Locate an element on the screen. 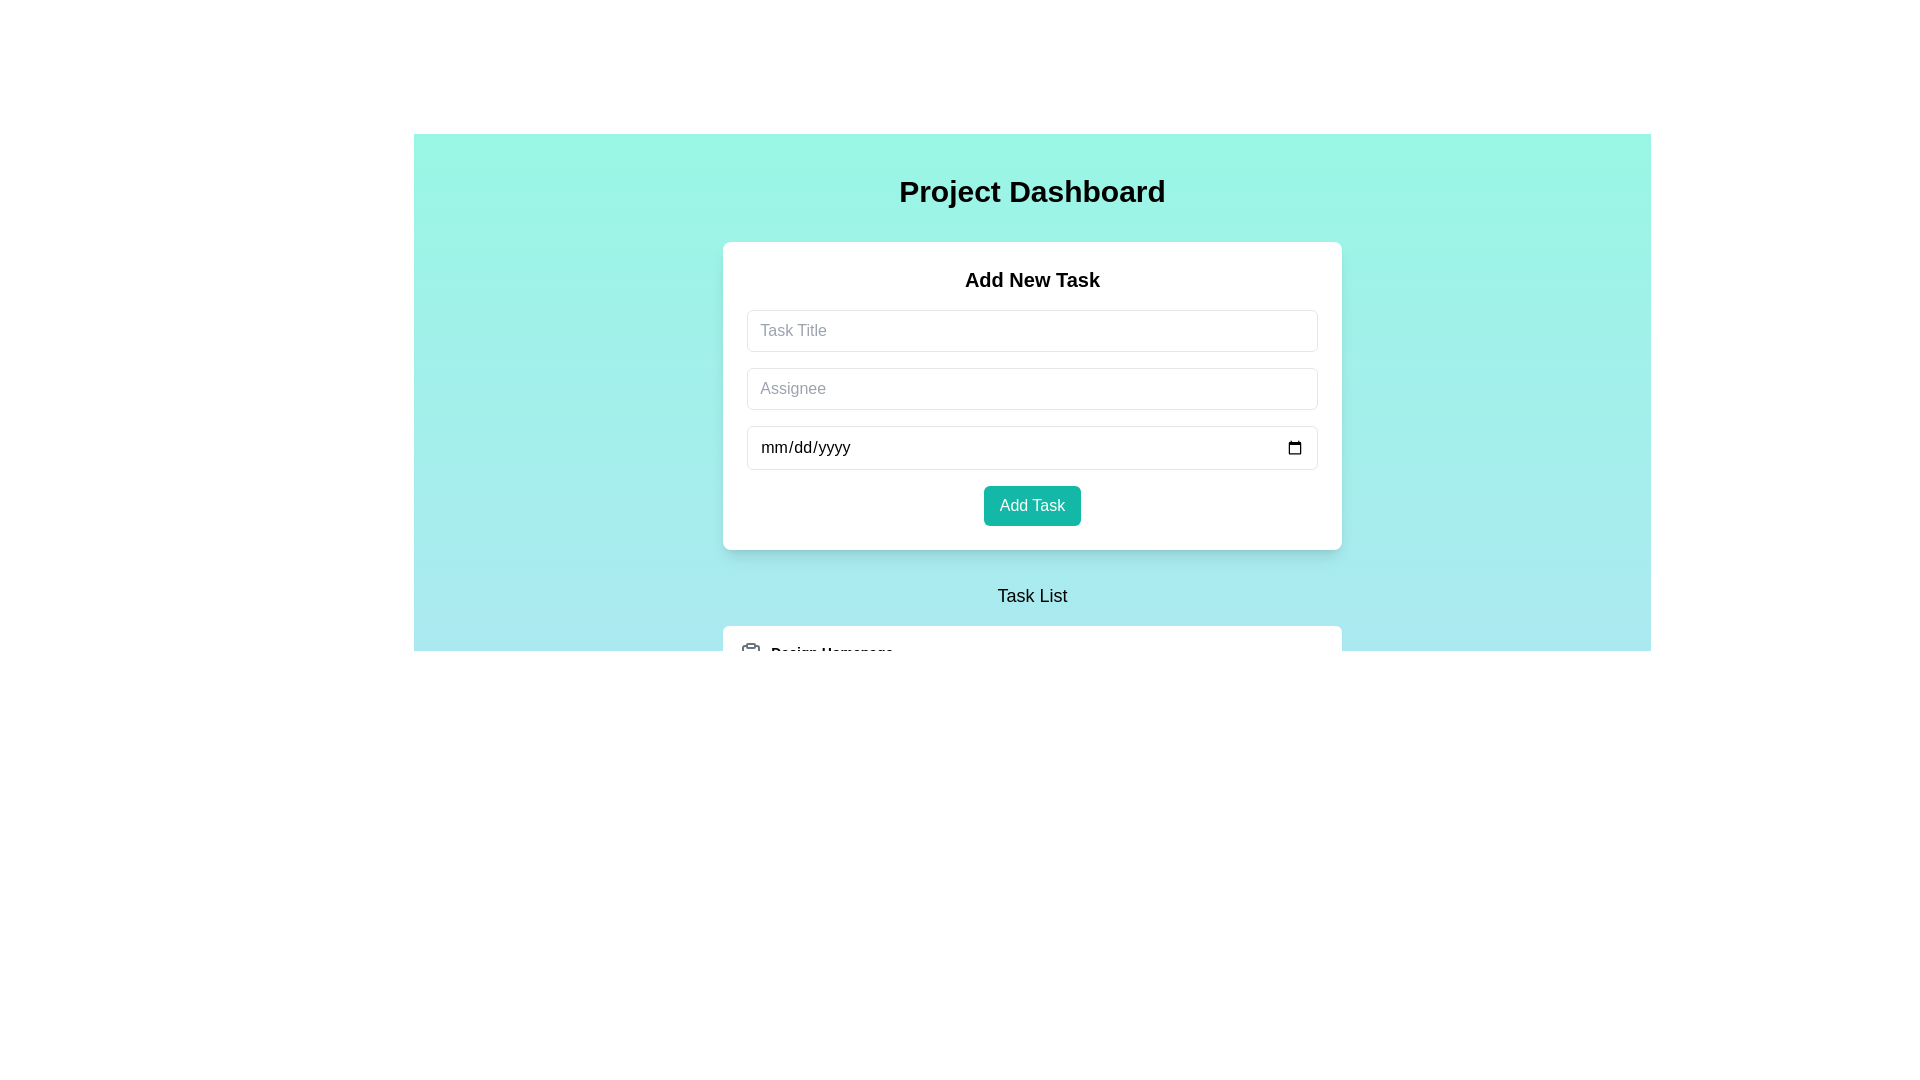  the submit button for adding a new task located at the center-bottom of the 'Add New Task' modal, which is within a gradient teal background is located at coordinates (1032, 504).